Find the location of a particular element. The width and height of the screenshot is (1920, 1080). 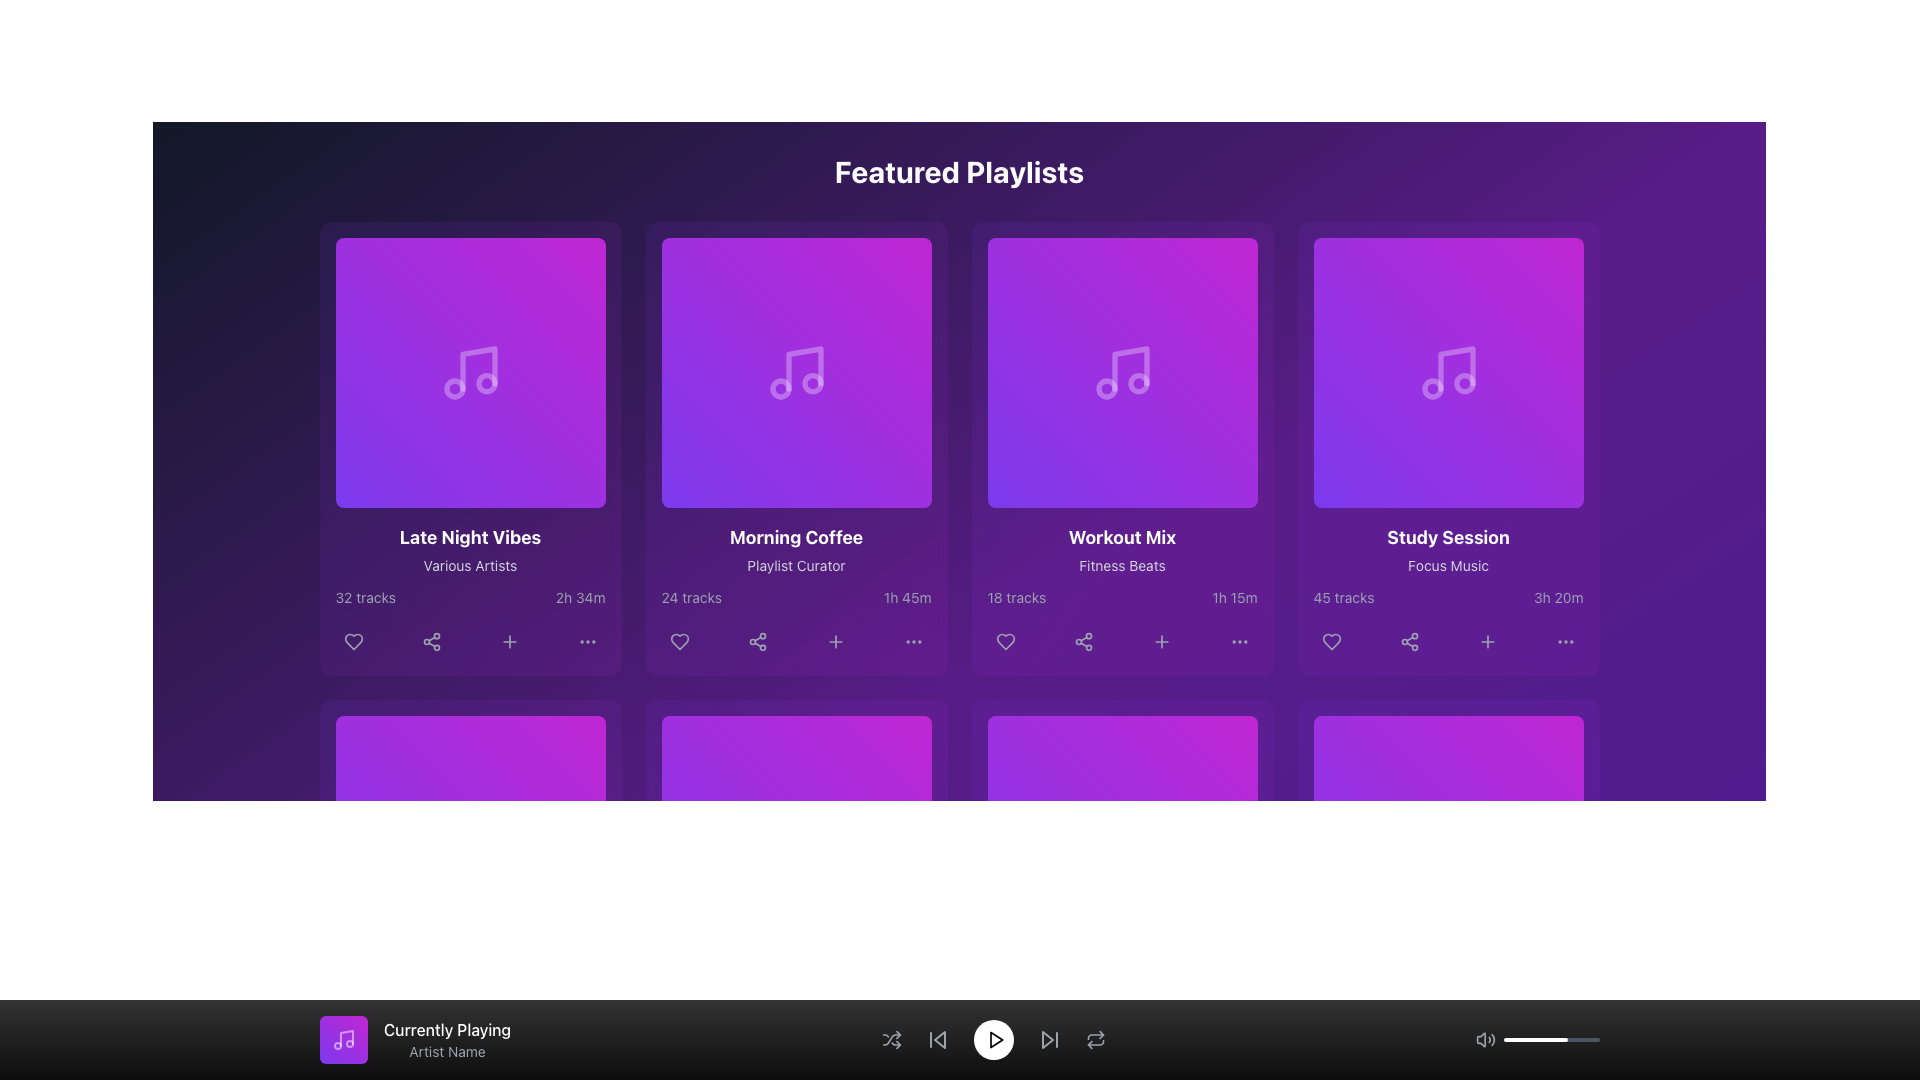

the triangular play icon located in the bottom navigation bar is located at coordinates (996, 1039).